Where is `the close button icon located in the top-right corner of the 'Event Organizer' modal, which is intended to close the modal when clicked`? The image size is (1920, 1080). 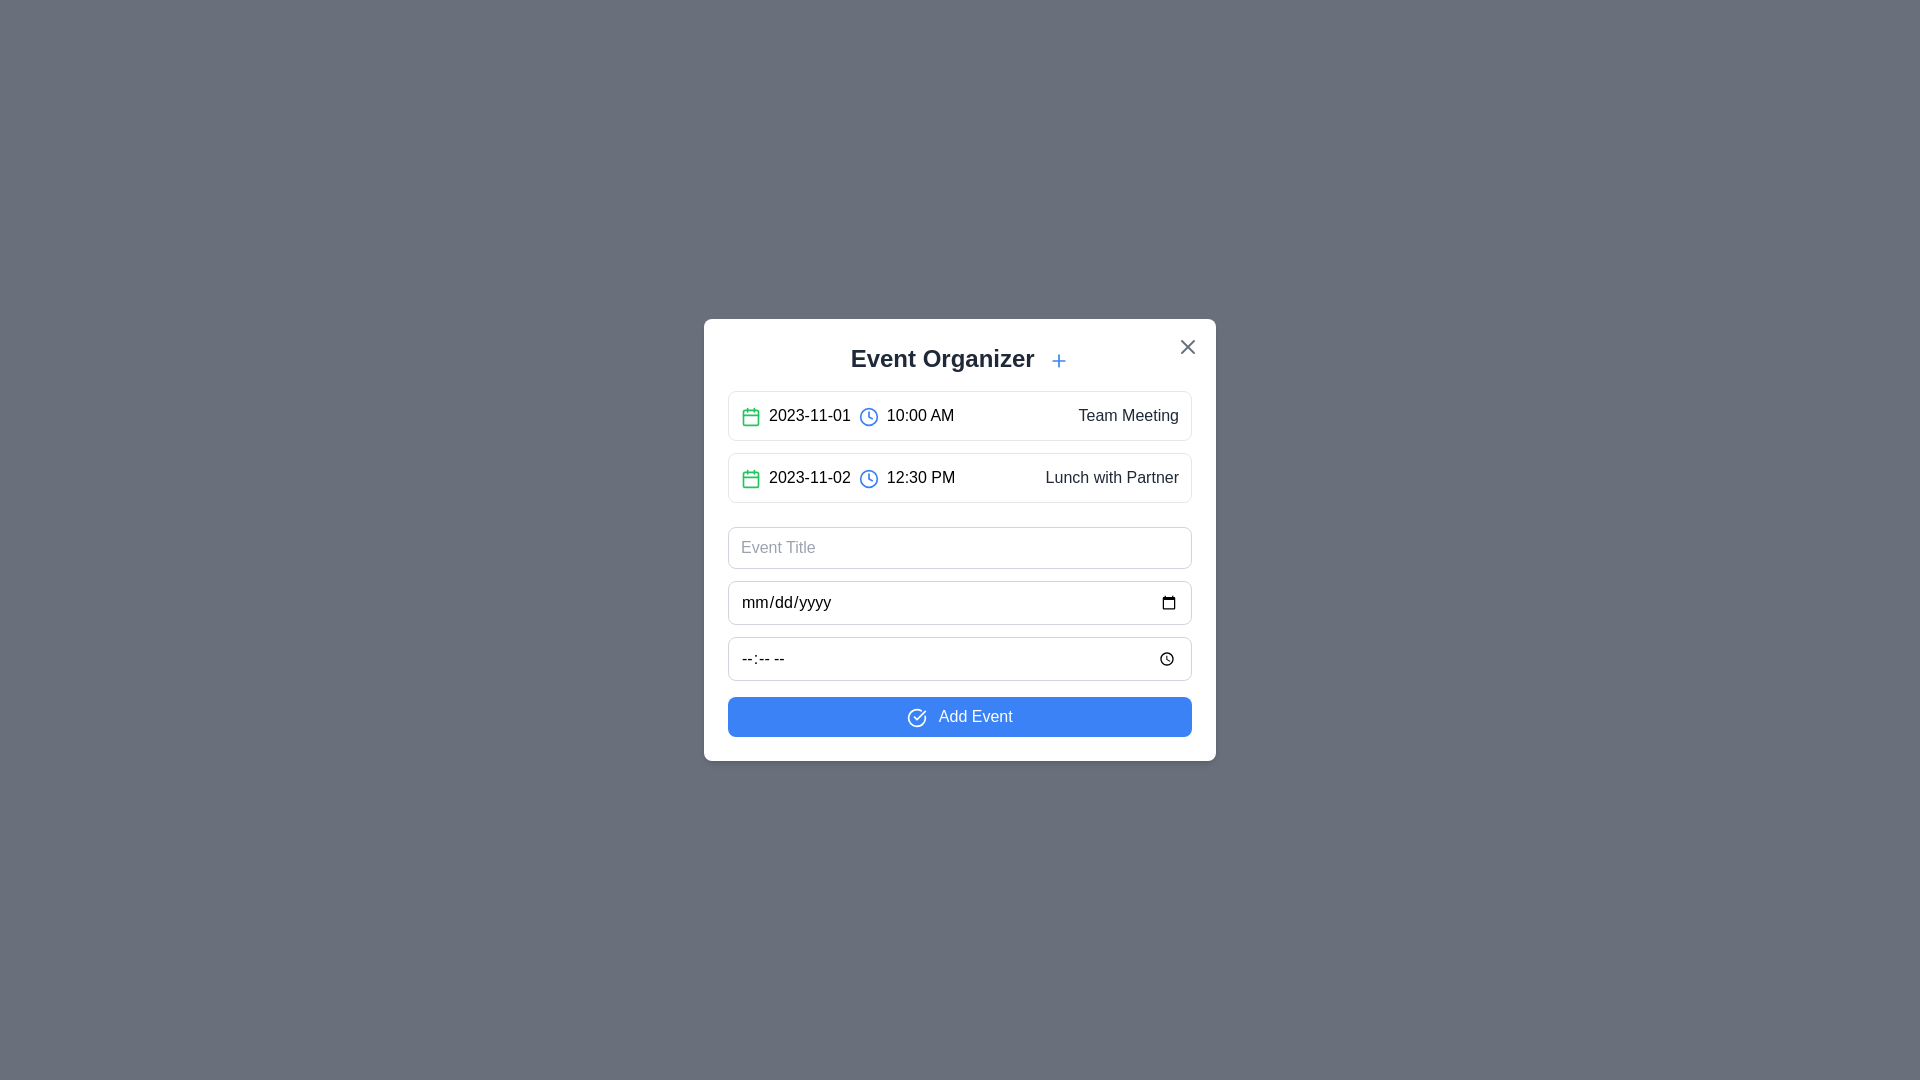
the close button icon located in the top-right corner of the 'Event Organizer' modal, which is intended to close the modal when clicked is located at coordinates (1188, 346).